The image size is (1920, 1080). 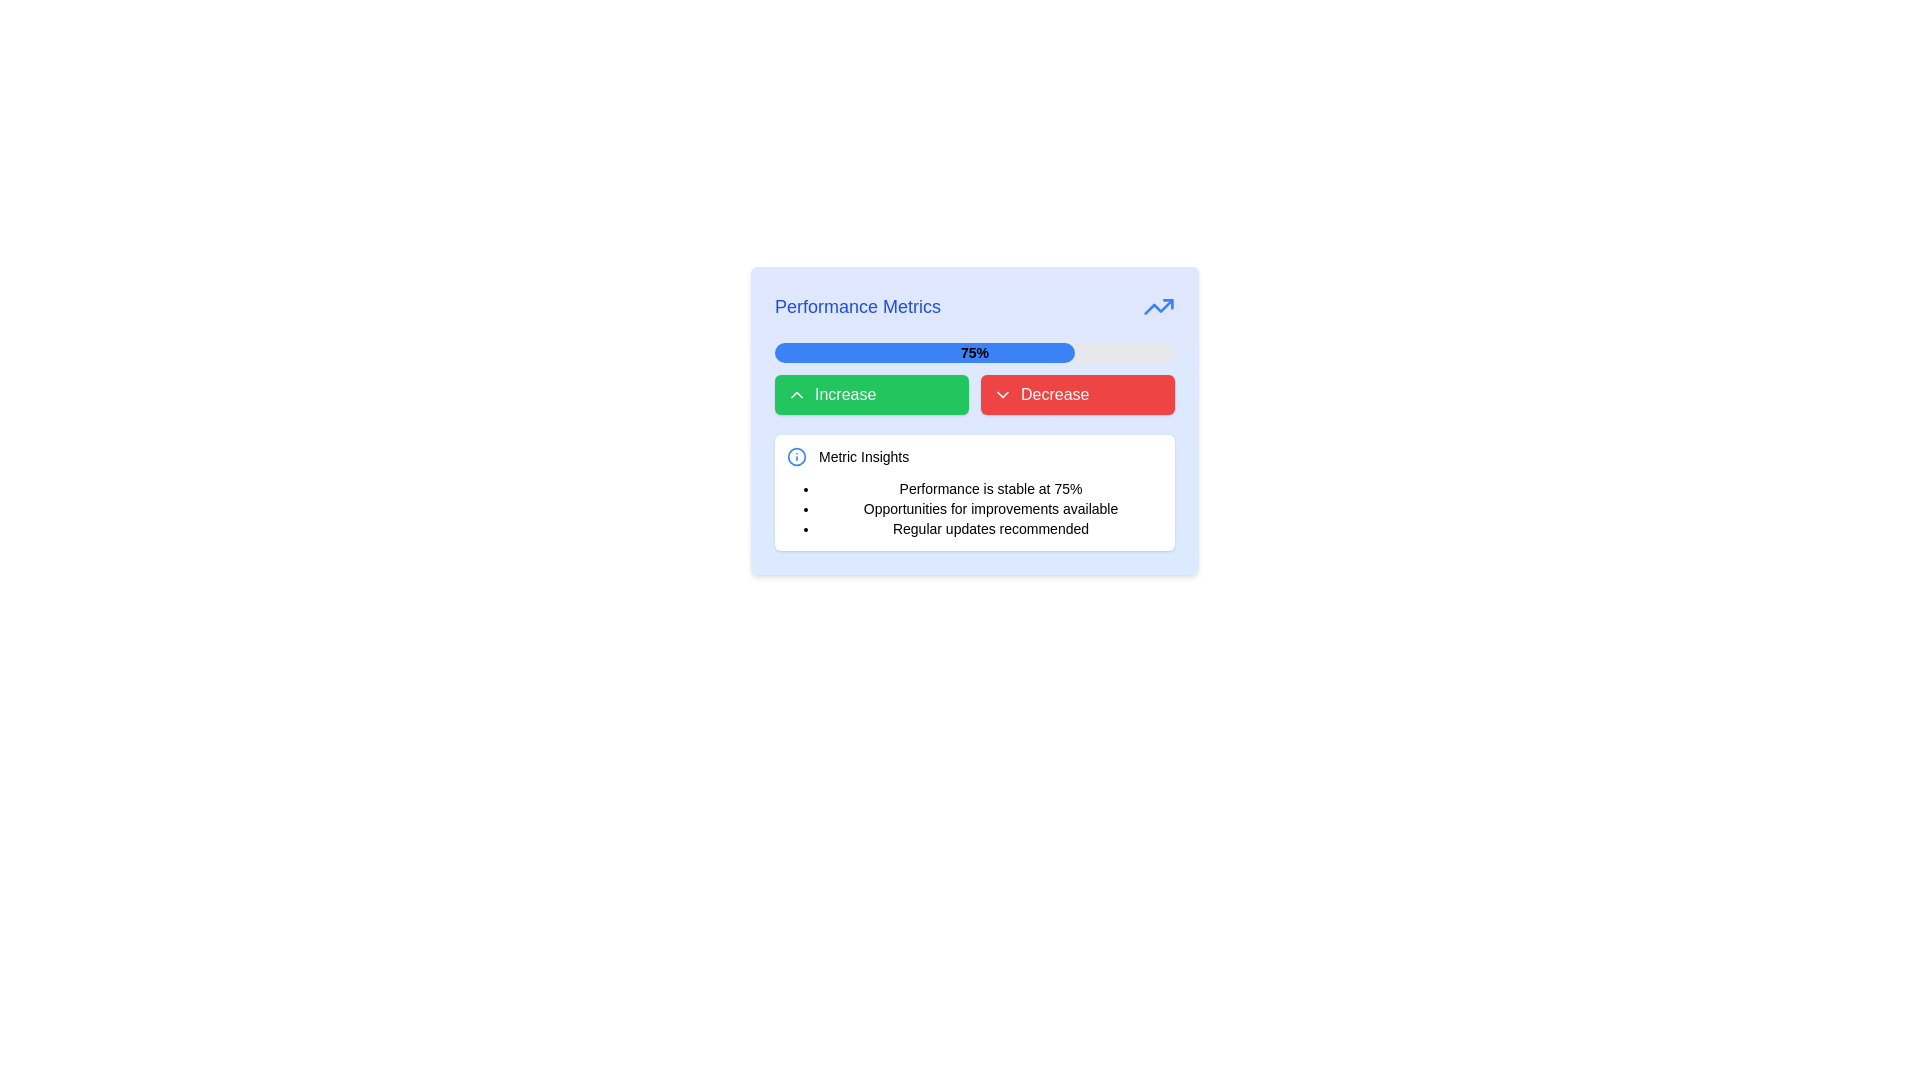 I want to click on the decorative Circle in the SVG graphic, which is part of an information icon located towards the top-left of the window, so click(x=795, y=456).